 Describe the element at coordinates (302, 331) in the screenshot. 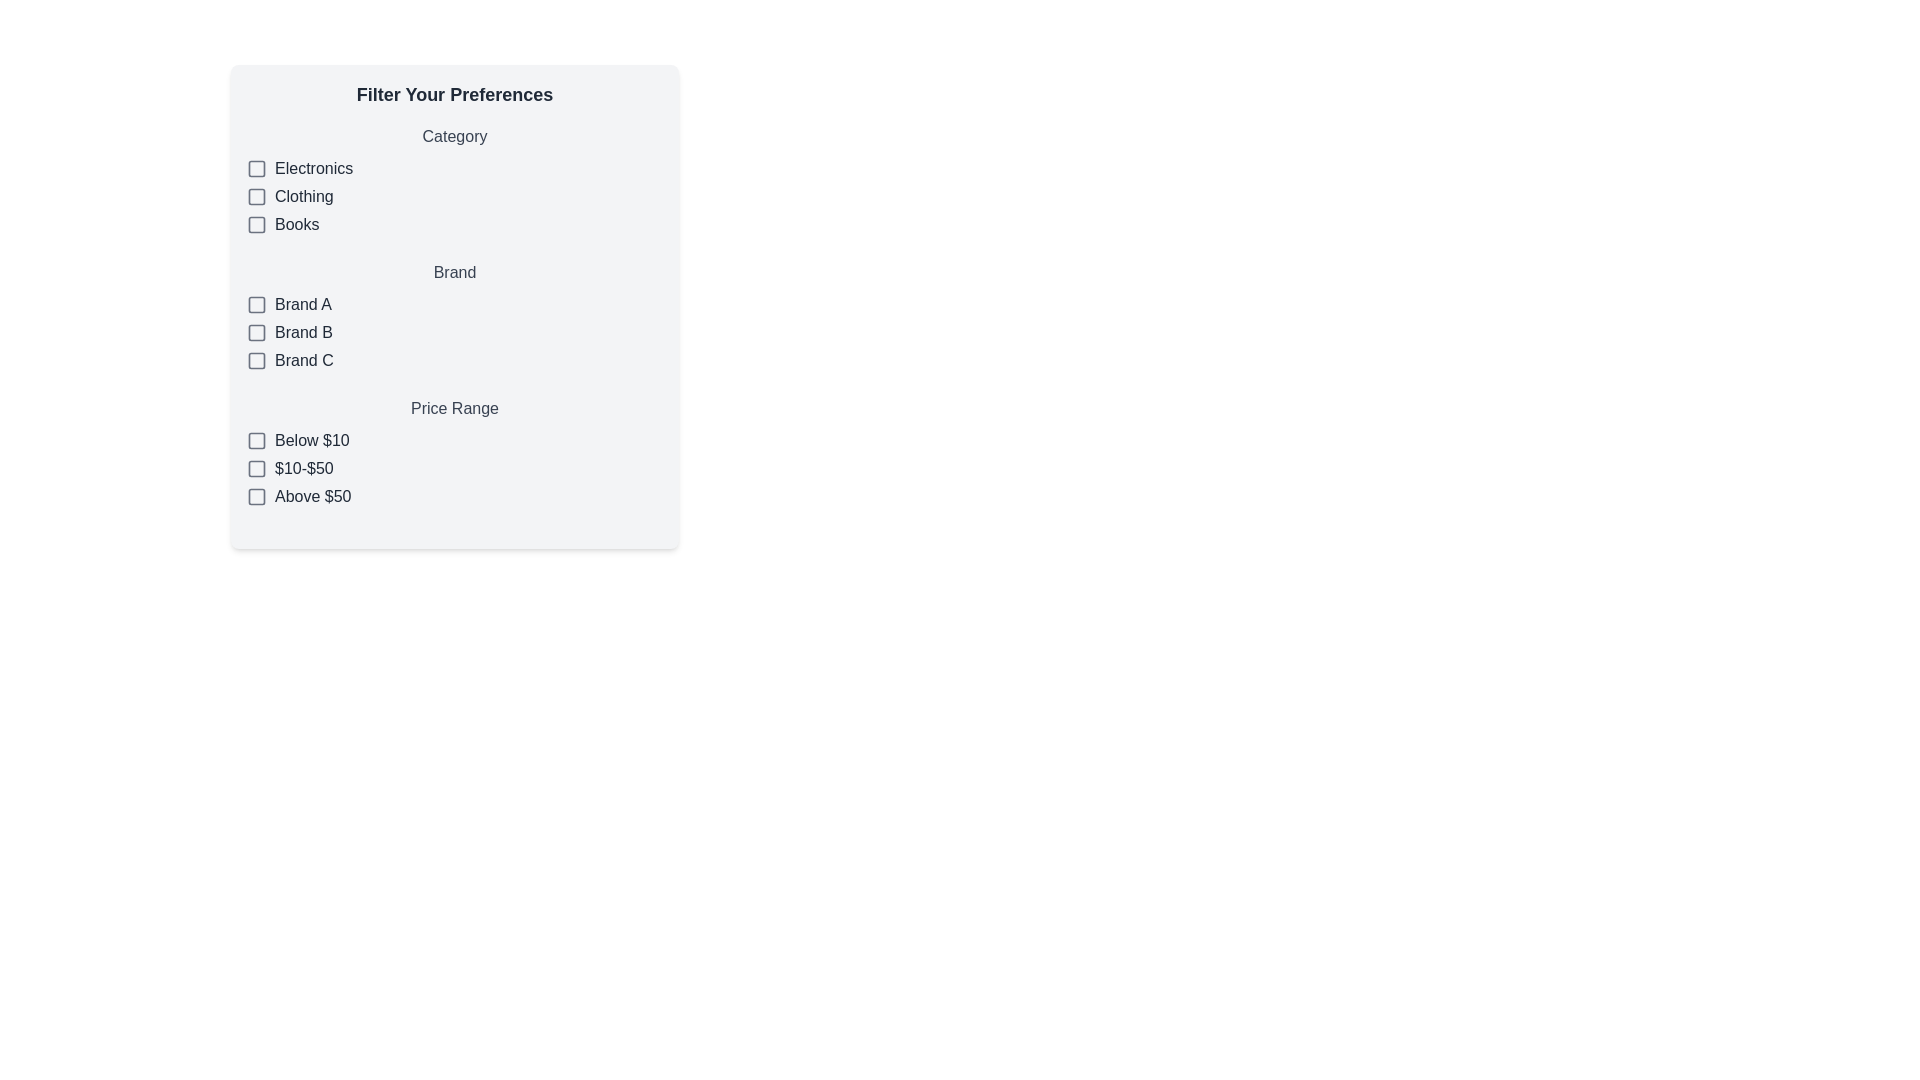

I see `the checkbox associated with the 'Brand B' text label, which is the second option under the 'Brand' section, located next to the label` at that location.